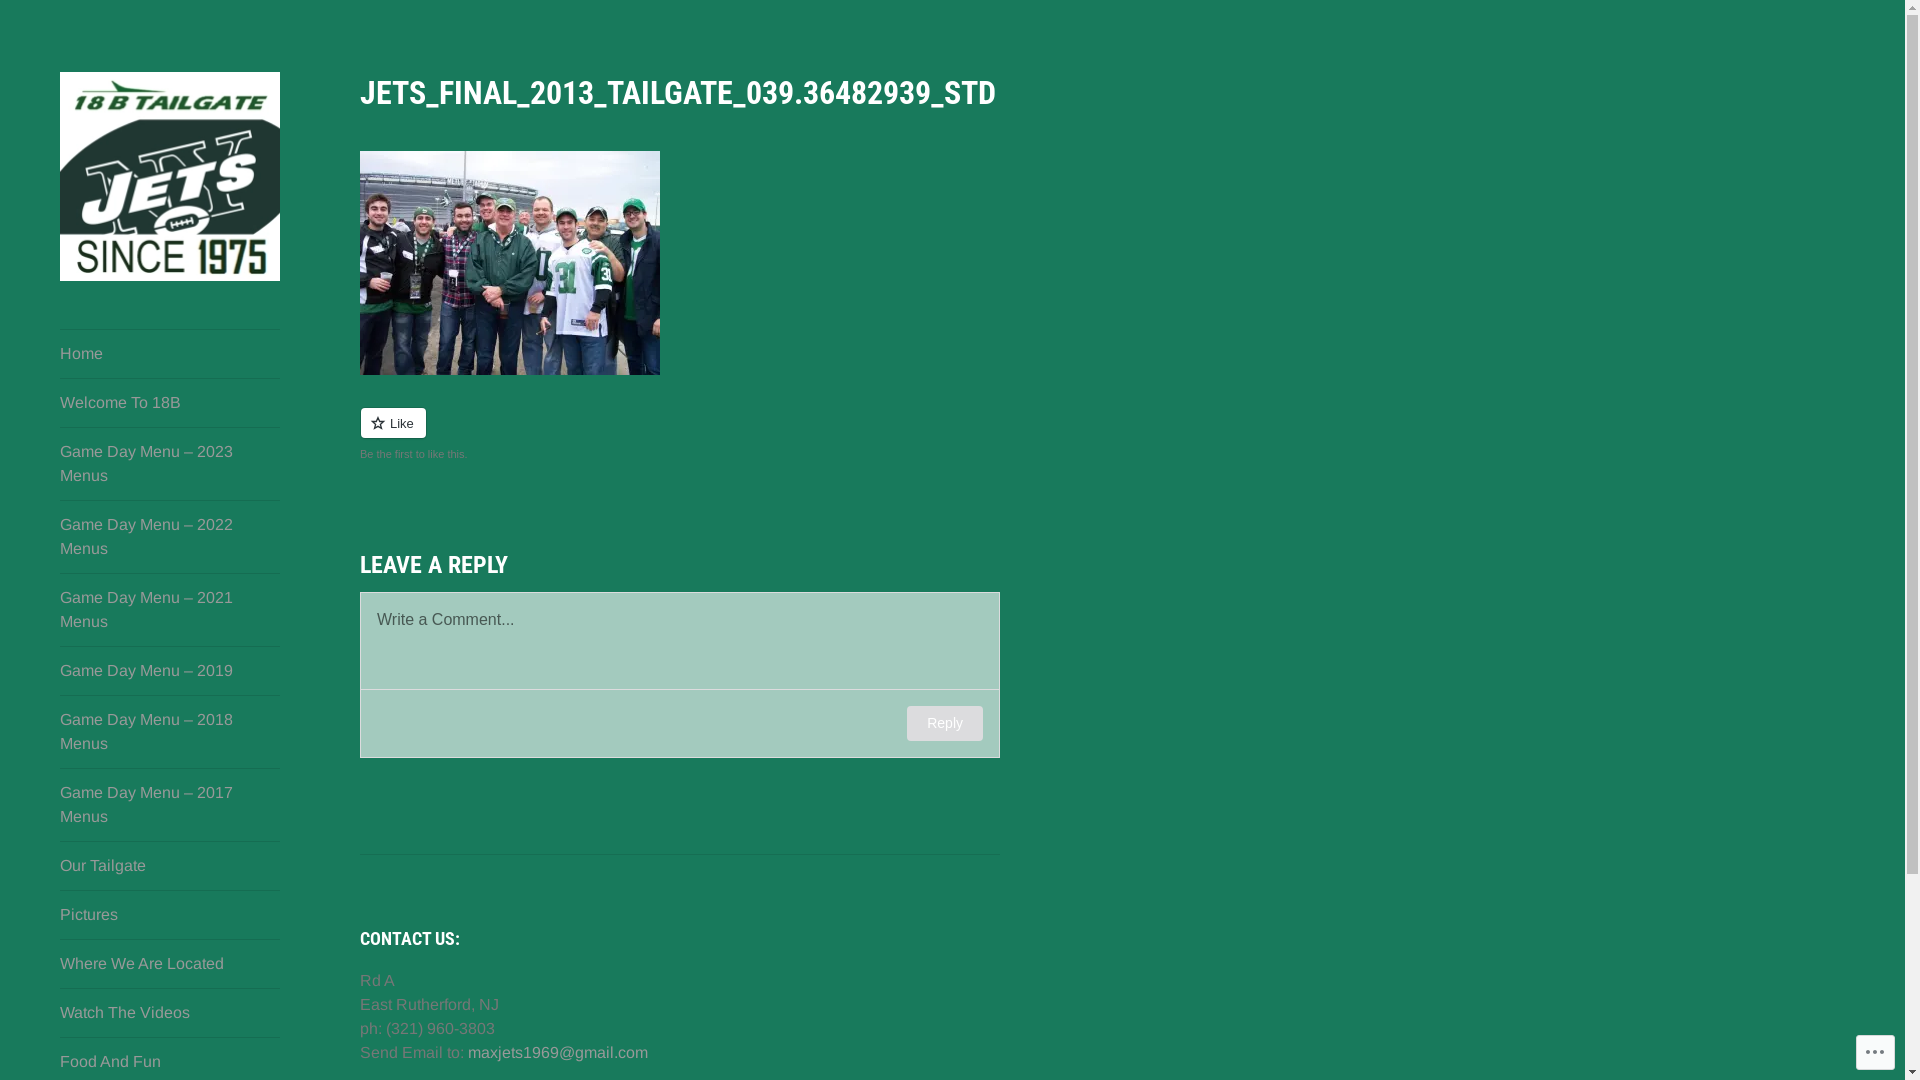 Image resolution: width=1920 pixels, height=1080 pixels. I want to click on 'Pictures', so click(169, 914).